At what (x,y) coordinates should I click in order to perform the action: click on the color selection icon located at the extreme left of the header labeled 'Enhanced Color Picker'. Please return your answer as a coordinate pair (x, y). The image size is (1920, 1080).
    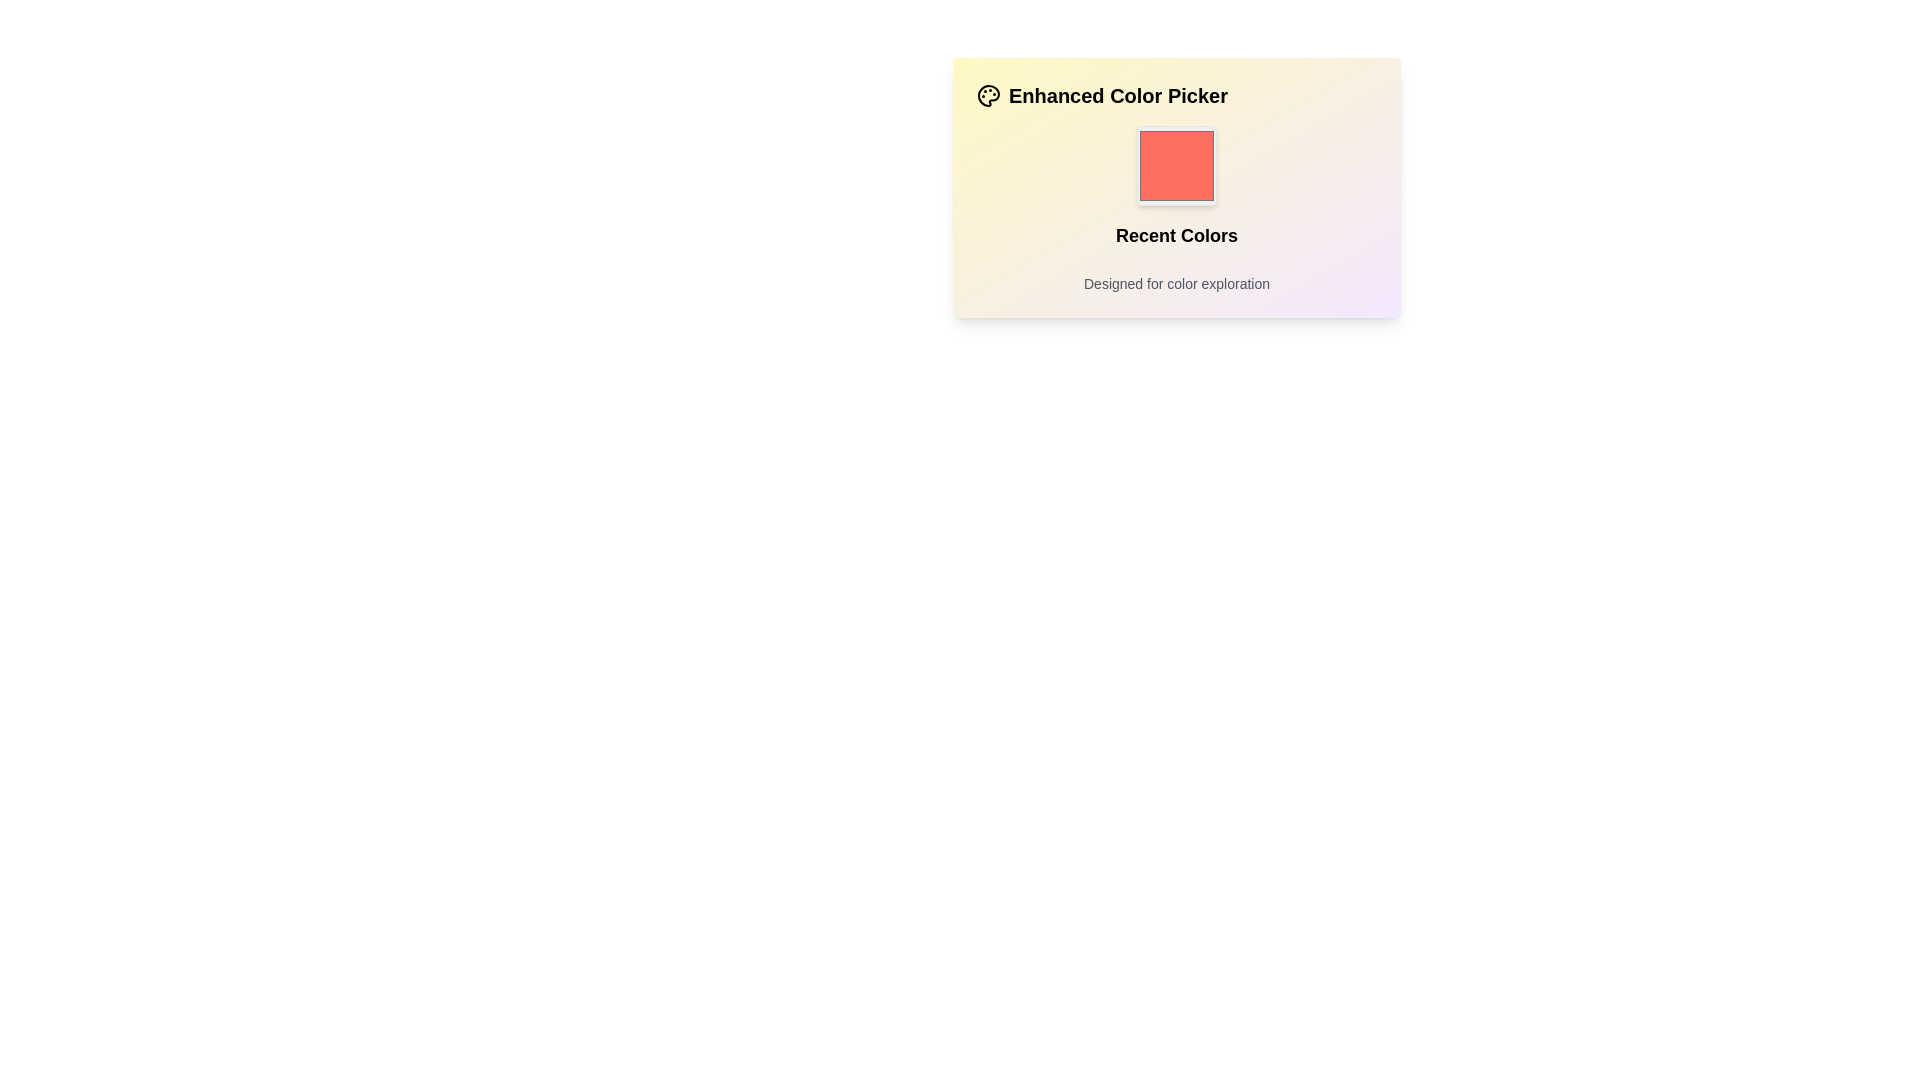
    Looking at the image, I should click on (988, 96).